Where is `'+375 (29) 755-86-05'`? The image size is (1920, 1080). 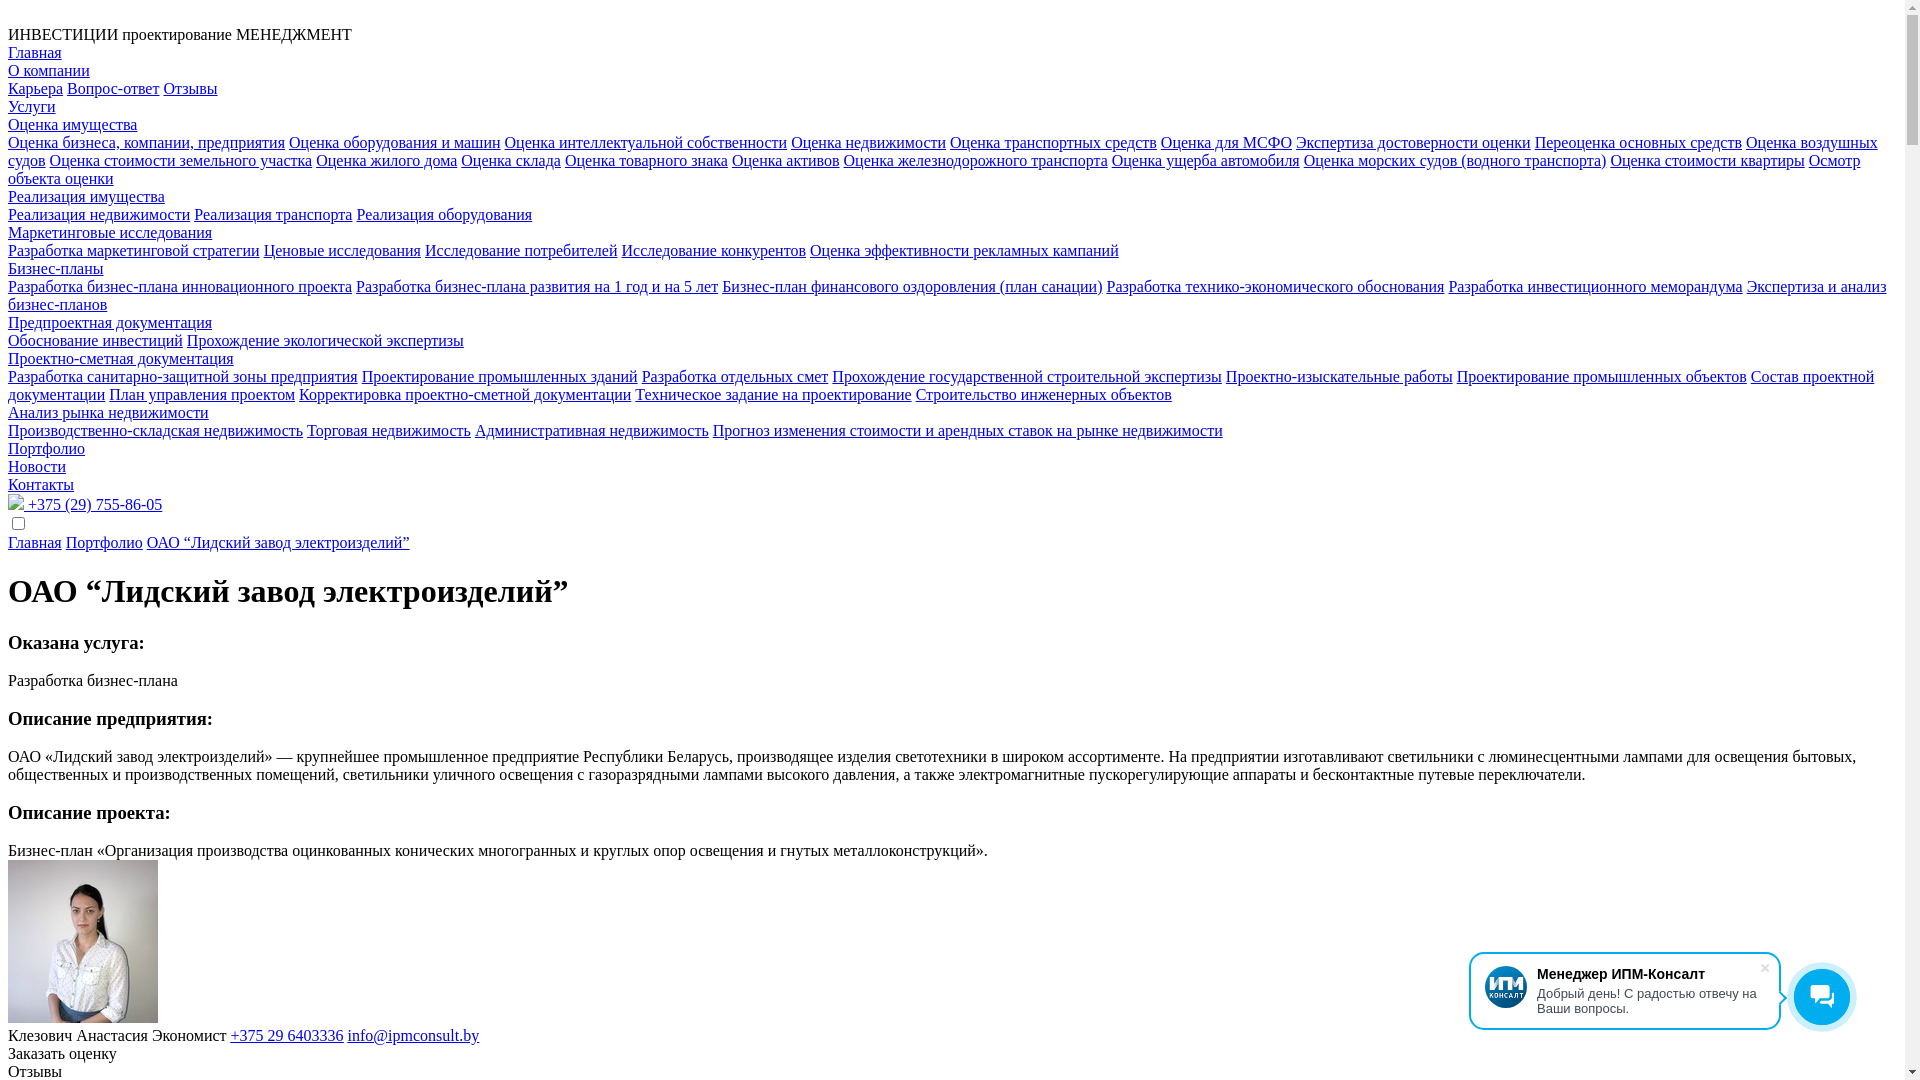 '+375 (29) 755-86-05' is located at coordinates (84, 503).